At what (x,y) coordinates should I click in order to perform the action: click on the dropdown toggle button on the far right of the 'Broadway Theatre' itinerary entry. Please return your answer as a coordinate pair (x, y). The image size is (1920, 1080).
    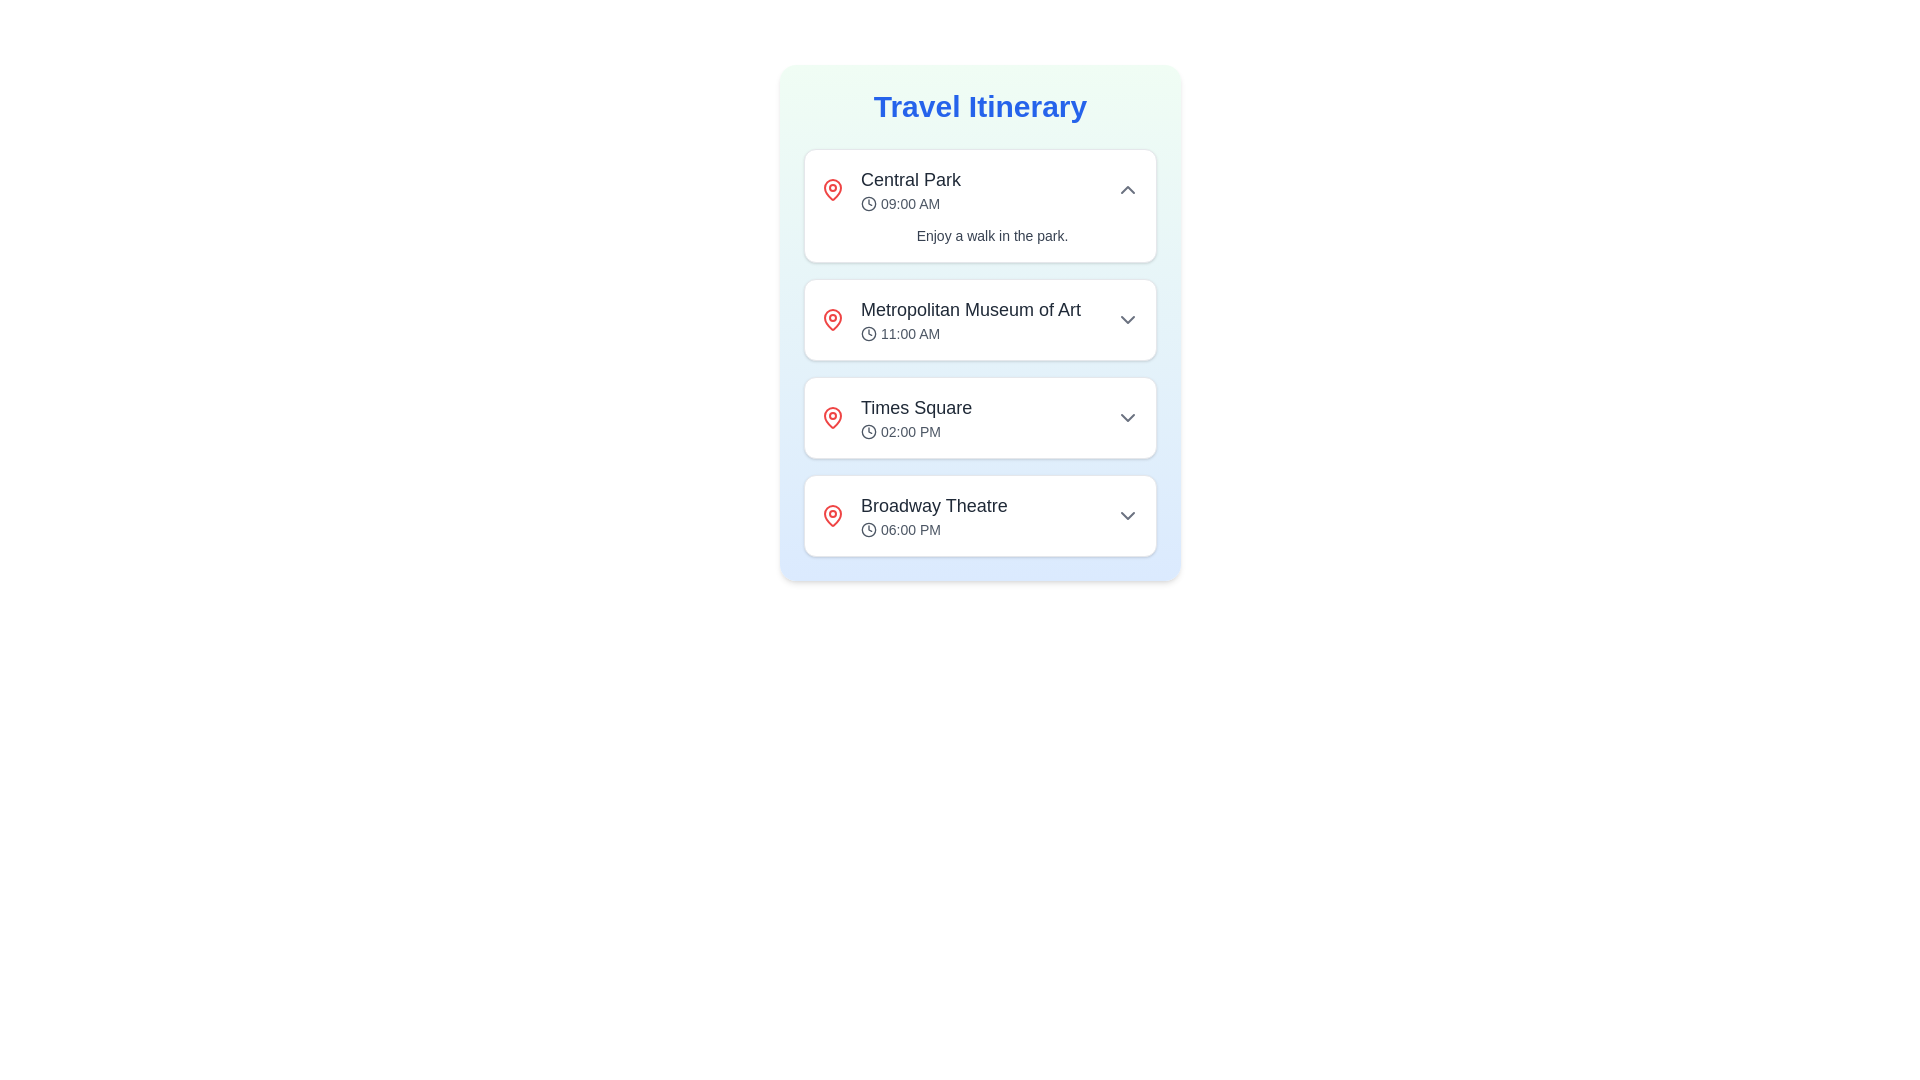
    Looking at the image, I should click on (1128, 515).